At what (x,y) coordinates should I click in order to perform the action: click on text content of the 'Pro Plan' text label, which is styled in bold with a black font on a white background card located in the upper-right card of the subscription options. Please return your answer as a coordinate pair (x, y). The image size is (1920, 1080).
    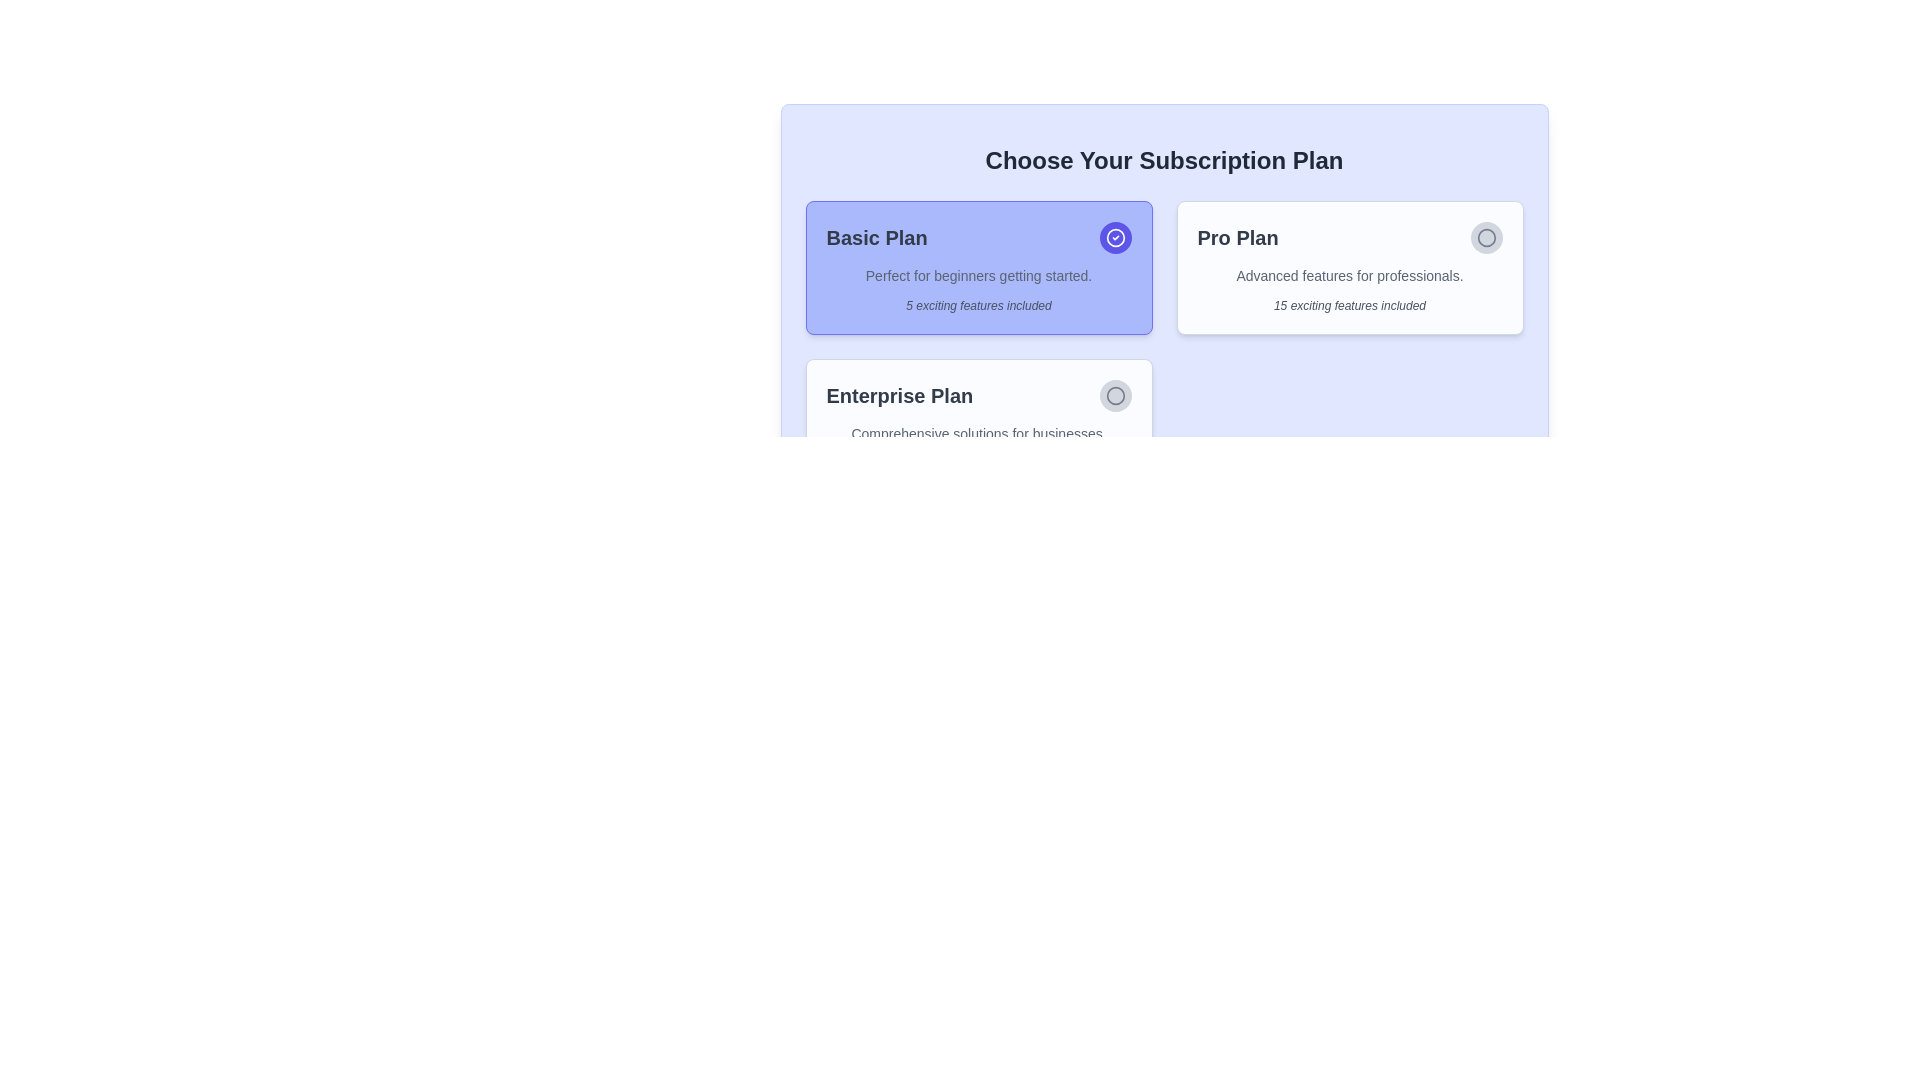
    Looking at the image, I should click on (1237, 237).